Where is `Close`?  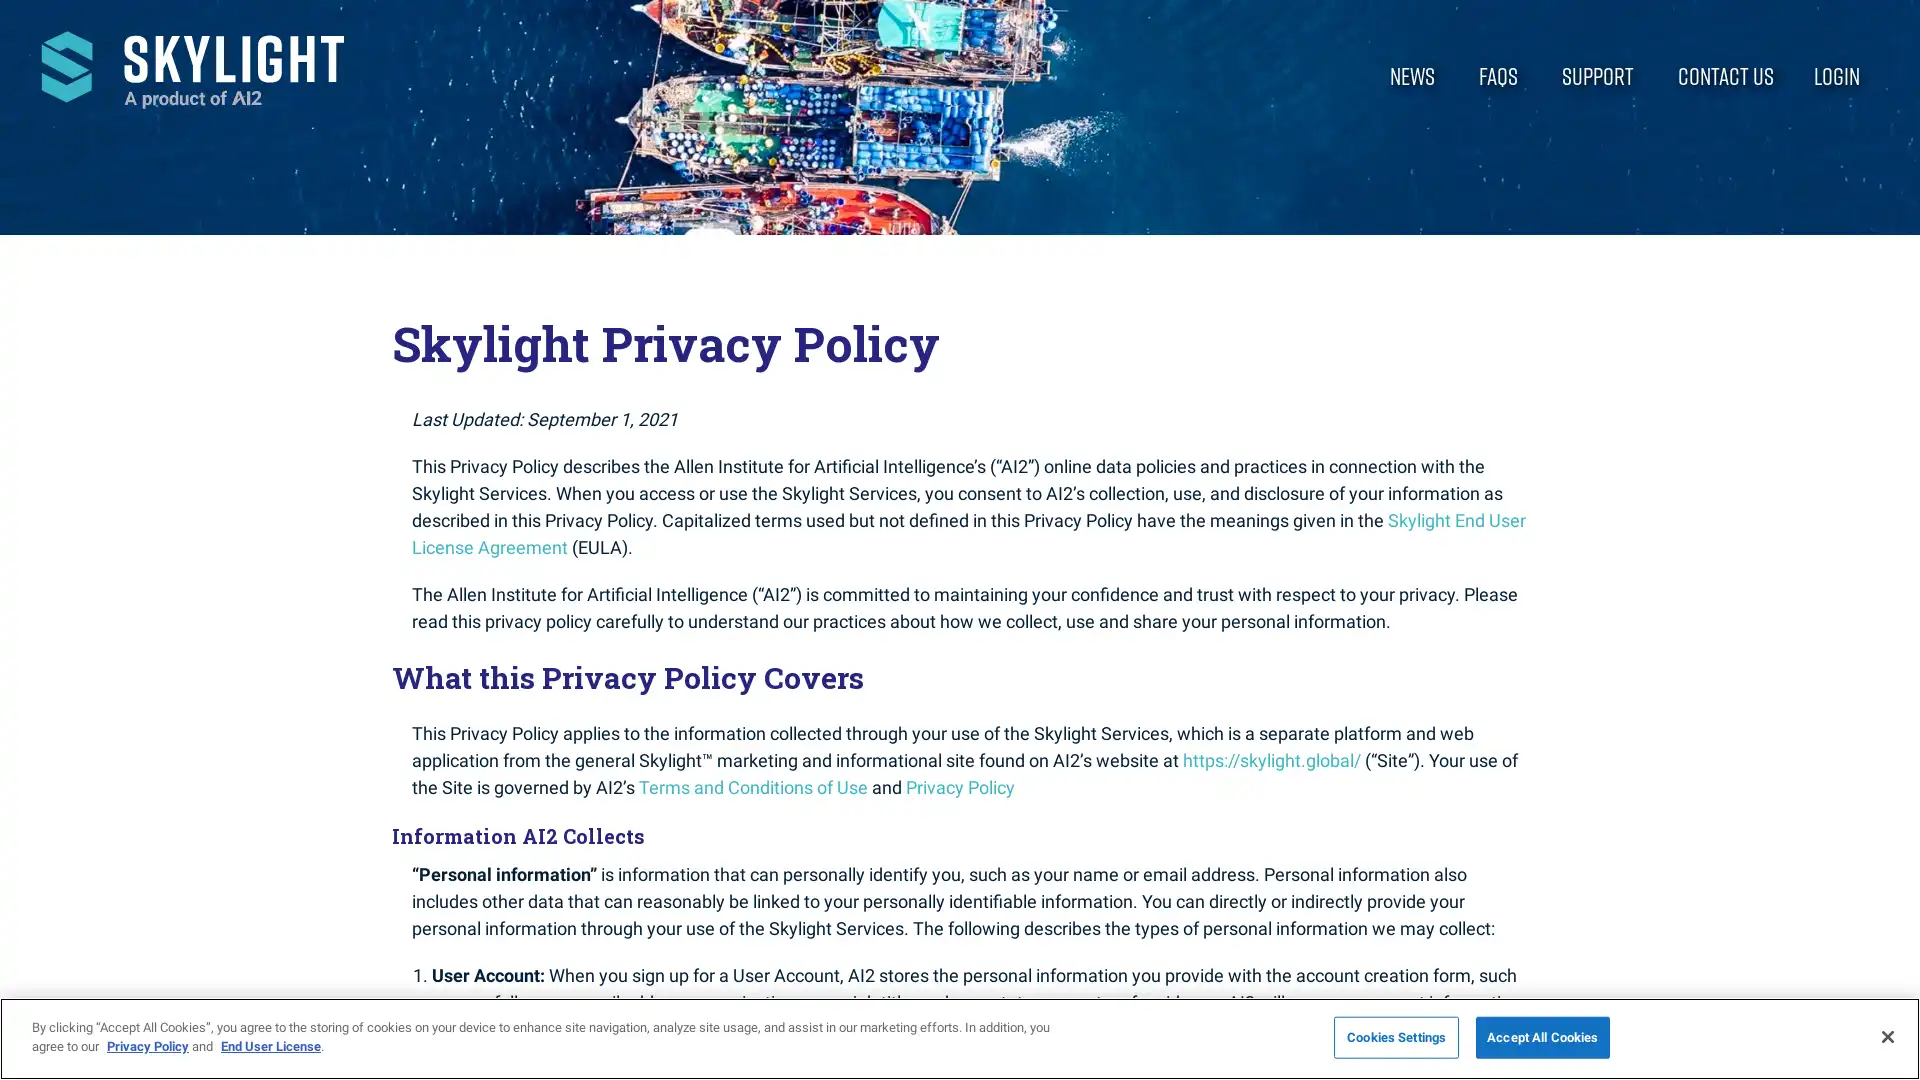 Close is located at coordinates (1886, 1035).